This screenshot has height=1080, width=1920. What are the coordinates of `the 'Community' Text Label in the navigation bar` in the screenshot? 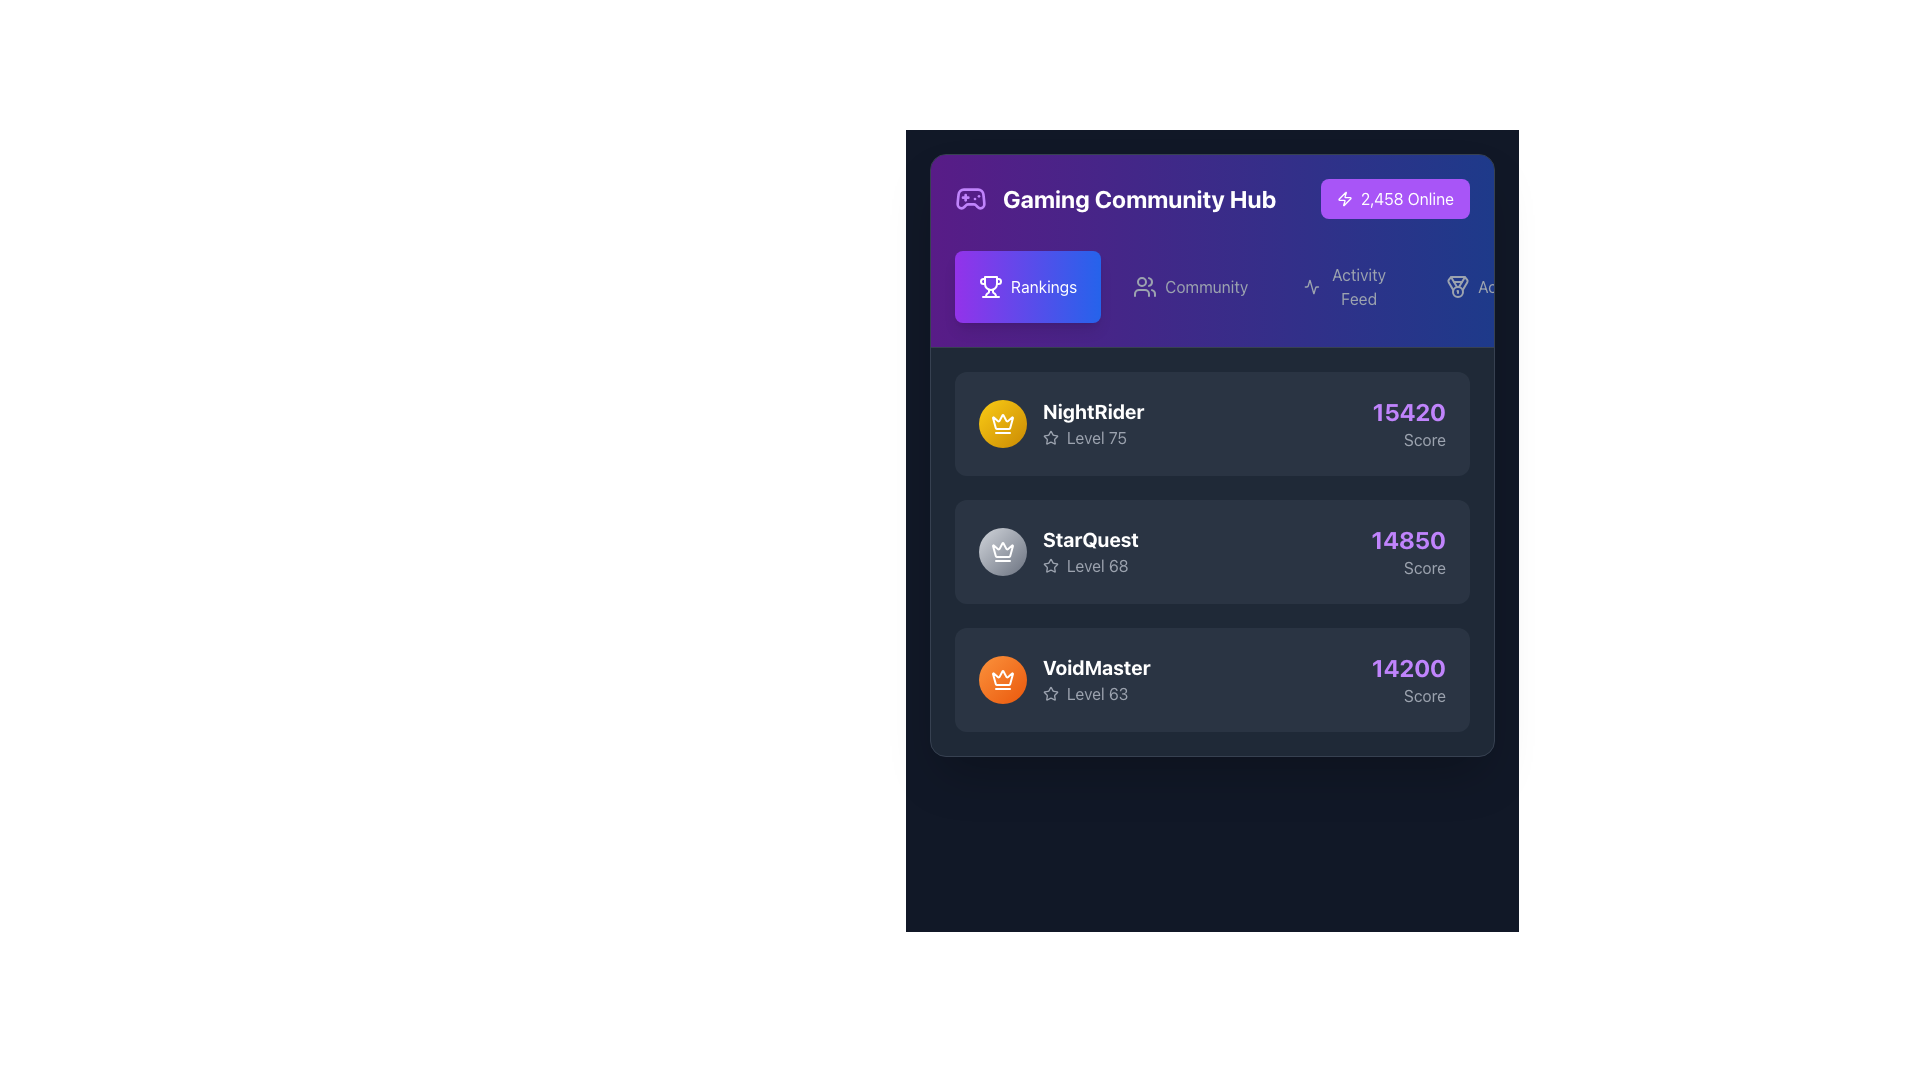 It's located at (1205, 286).